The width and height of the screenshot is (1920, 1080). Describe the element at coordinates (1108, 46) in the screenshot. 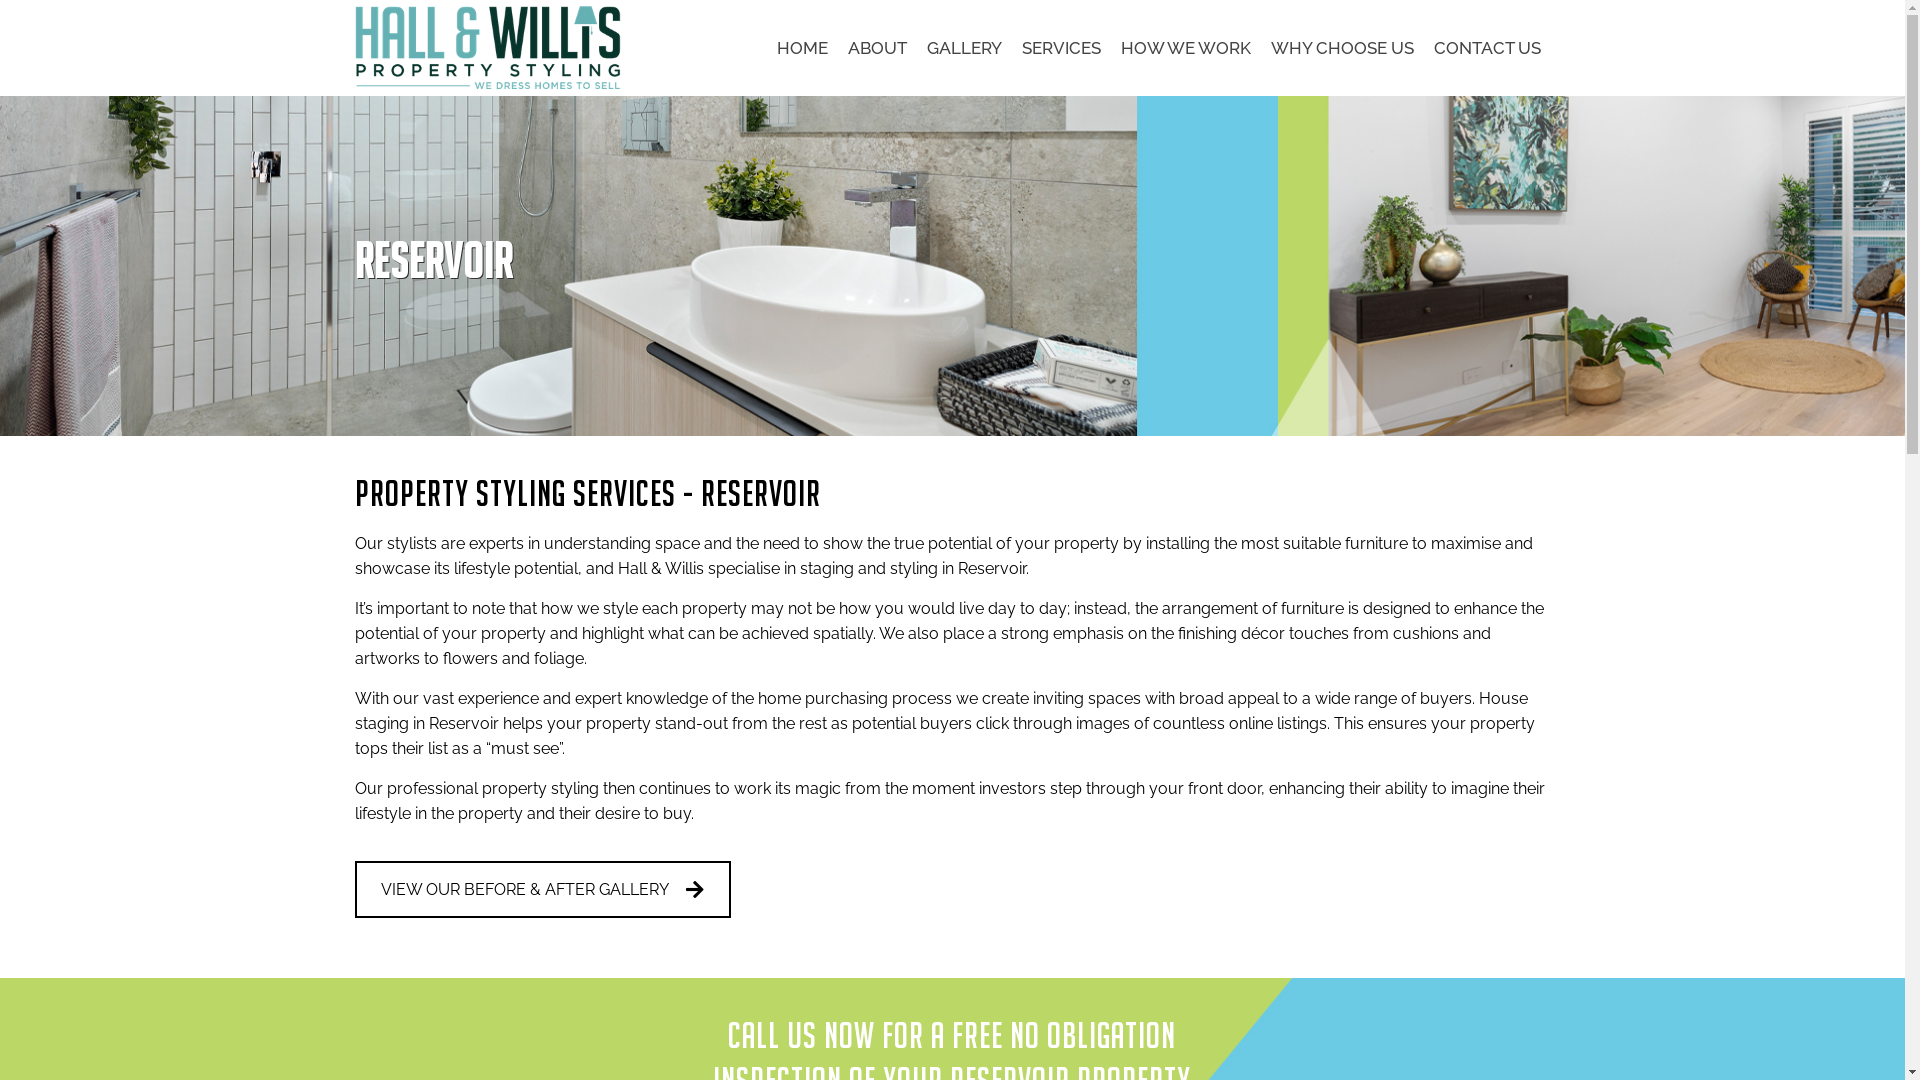

I see `'HOW WE WORK'` at that location.